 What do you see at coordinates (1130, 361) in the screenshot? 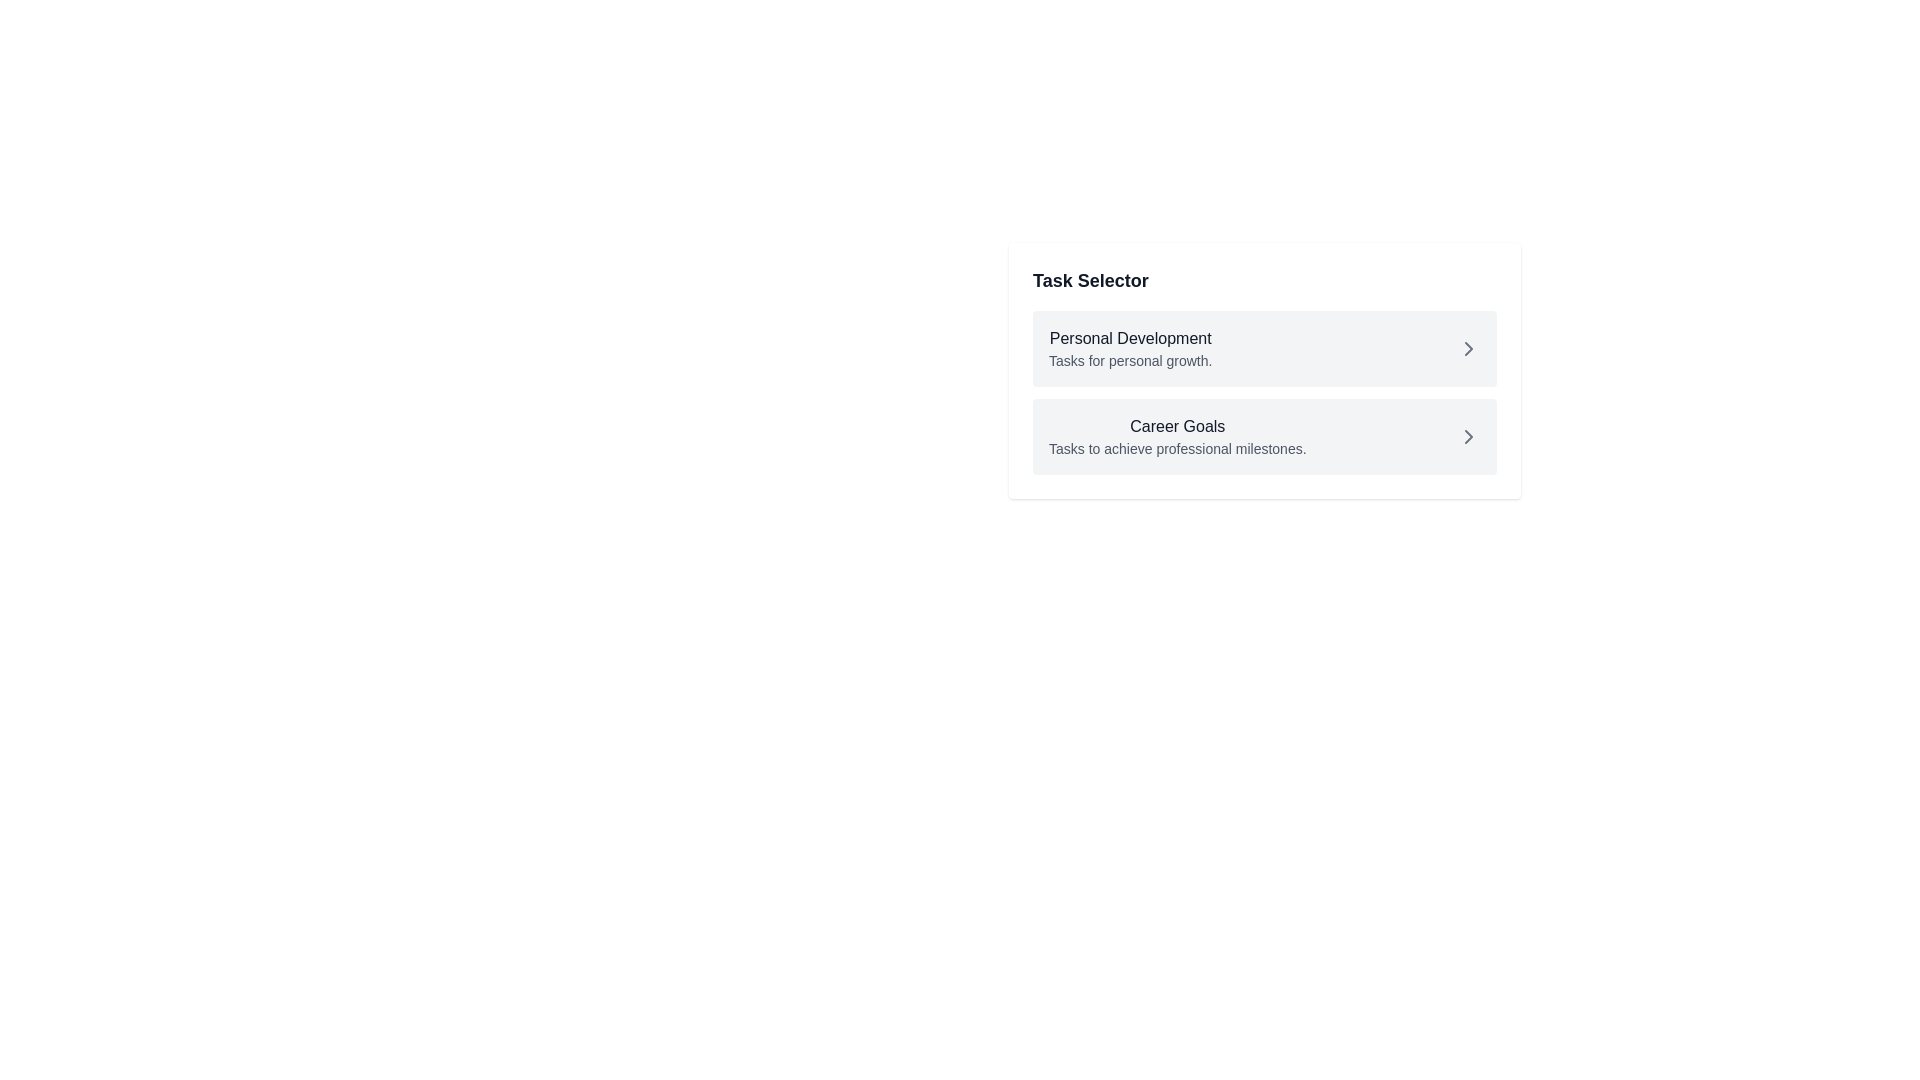
I see `the text label that provides additional context for the title 'Personal Development,' located directly below it in the 'Task Selector' section` at bounding box center [1130, 361].